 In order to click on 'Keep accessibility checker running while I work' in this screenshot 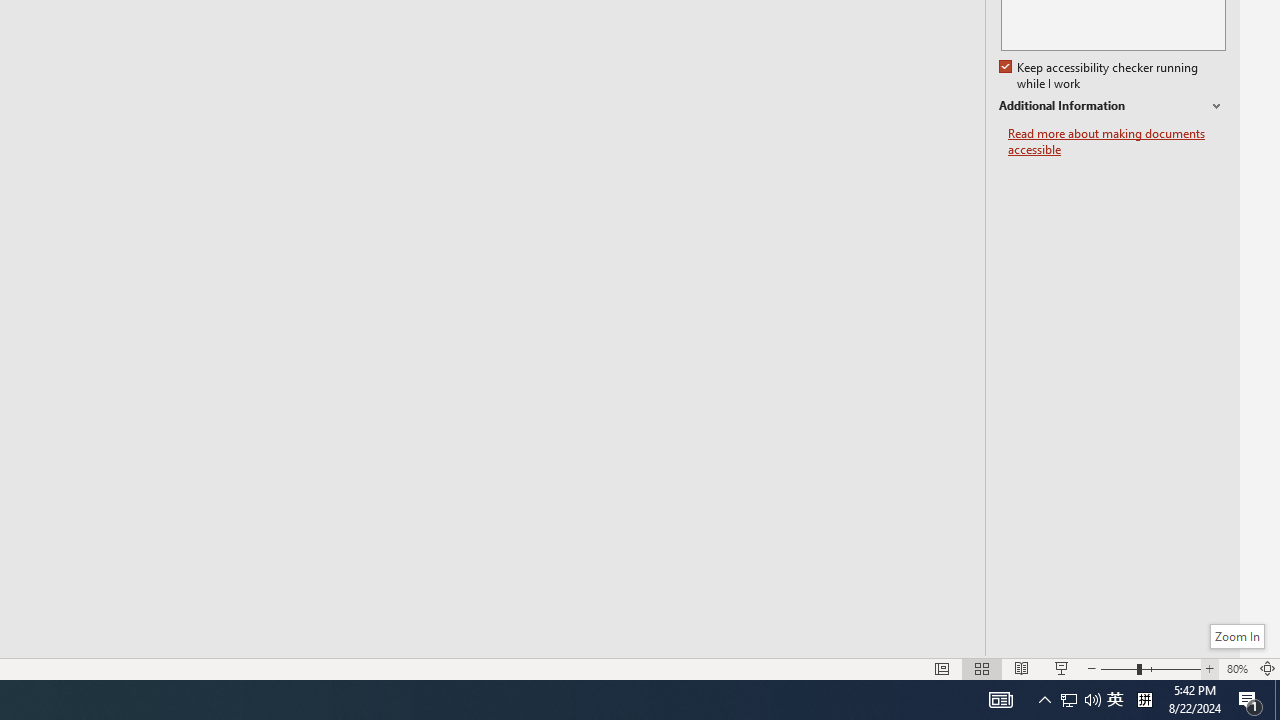, I will do `click(1099, 75)`.